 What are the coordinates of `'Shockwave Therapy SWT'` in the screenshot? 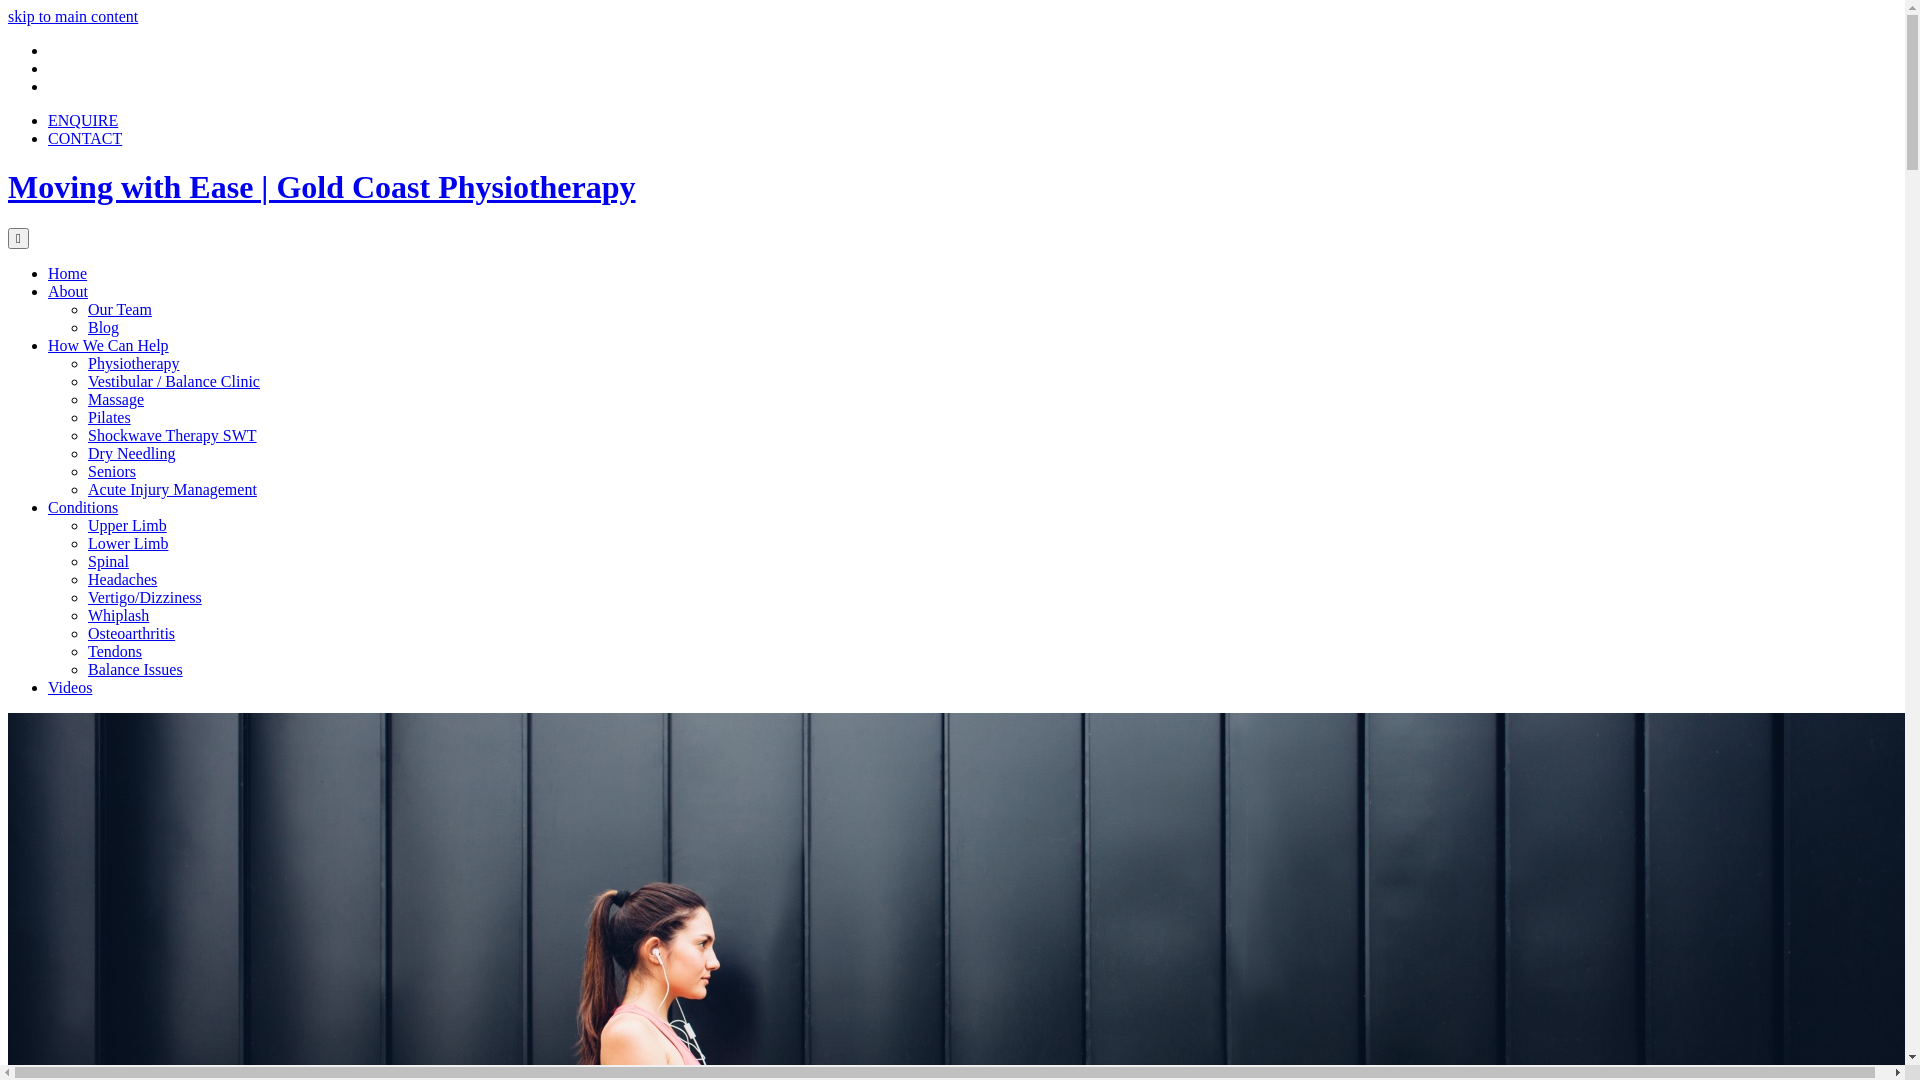 It's located at (172, 434).